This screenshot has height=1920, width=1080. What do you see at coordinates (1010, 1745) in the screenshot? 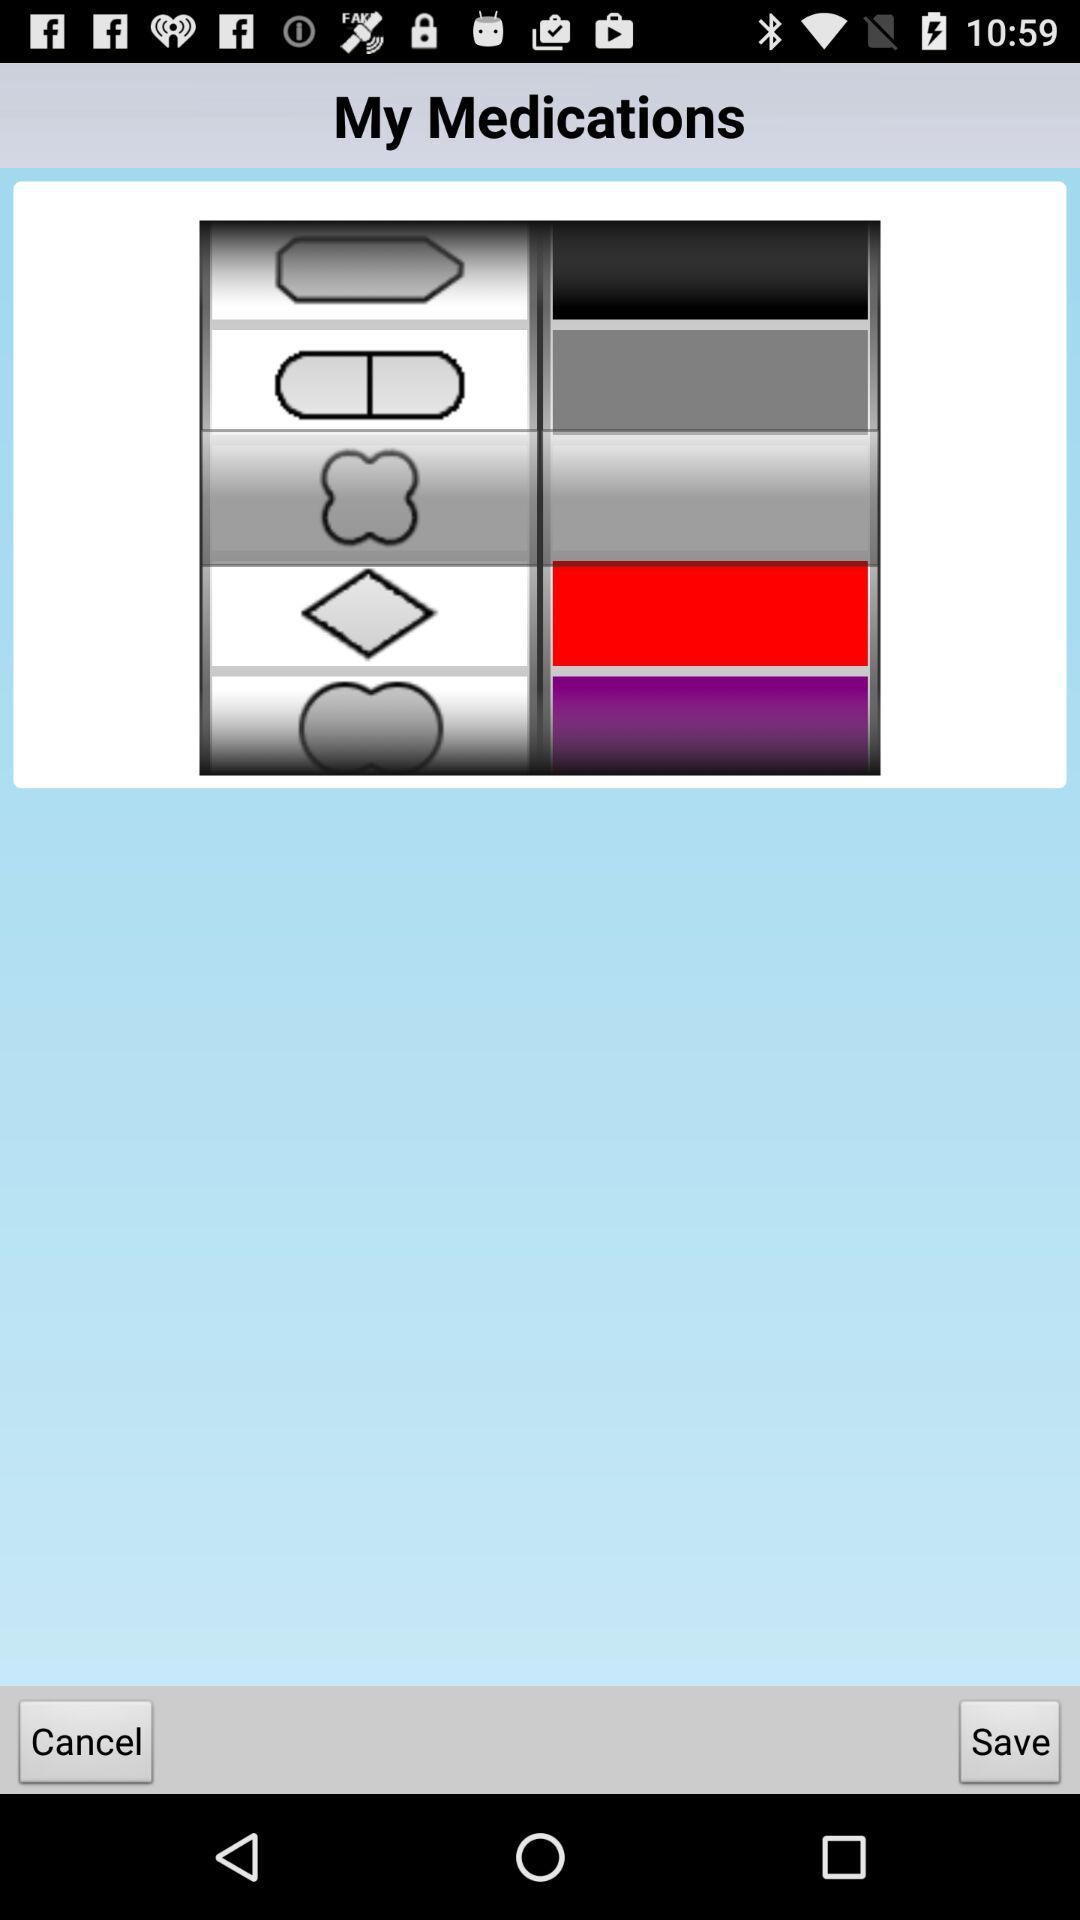
I see `save button` at bounding box center [1010, 1745].